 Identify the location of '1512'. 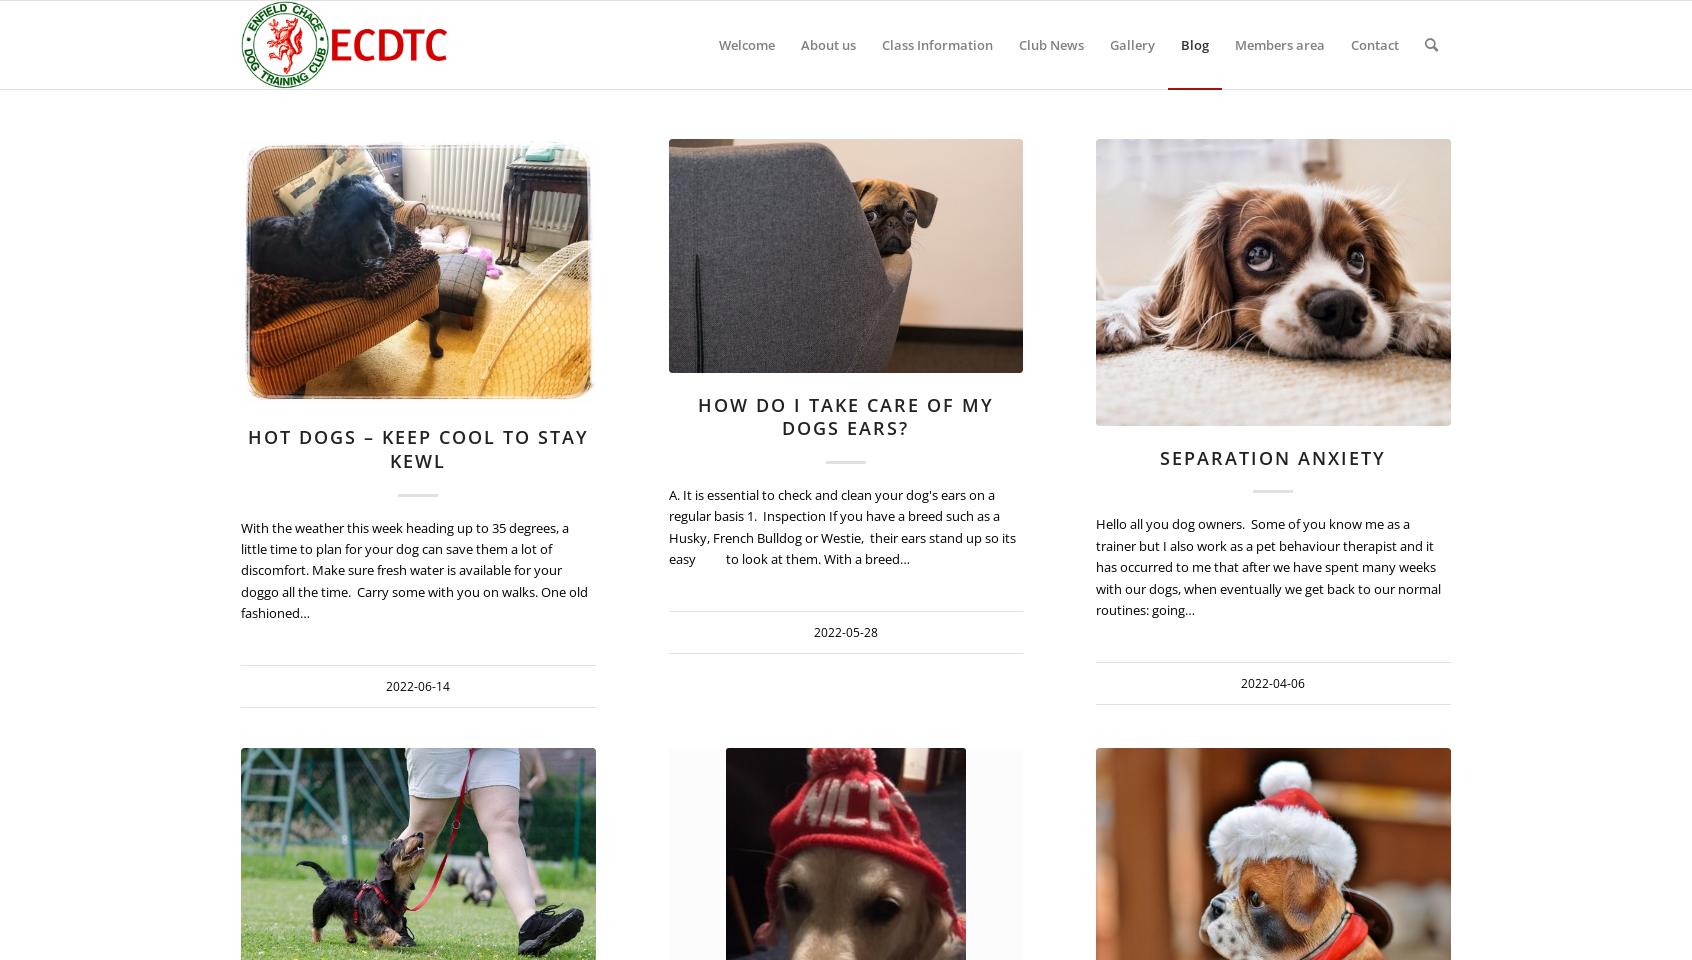
(830, 169).